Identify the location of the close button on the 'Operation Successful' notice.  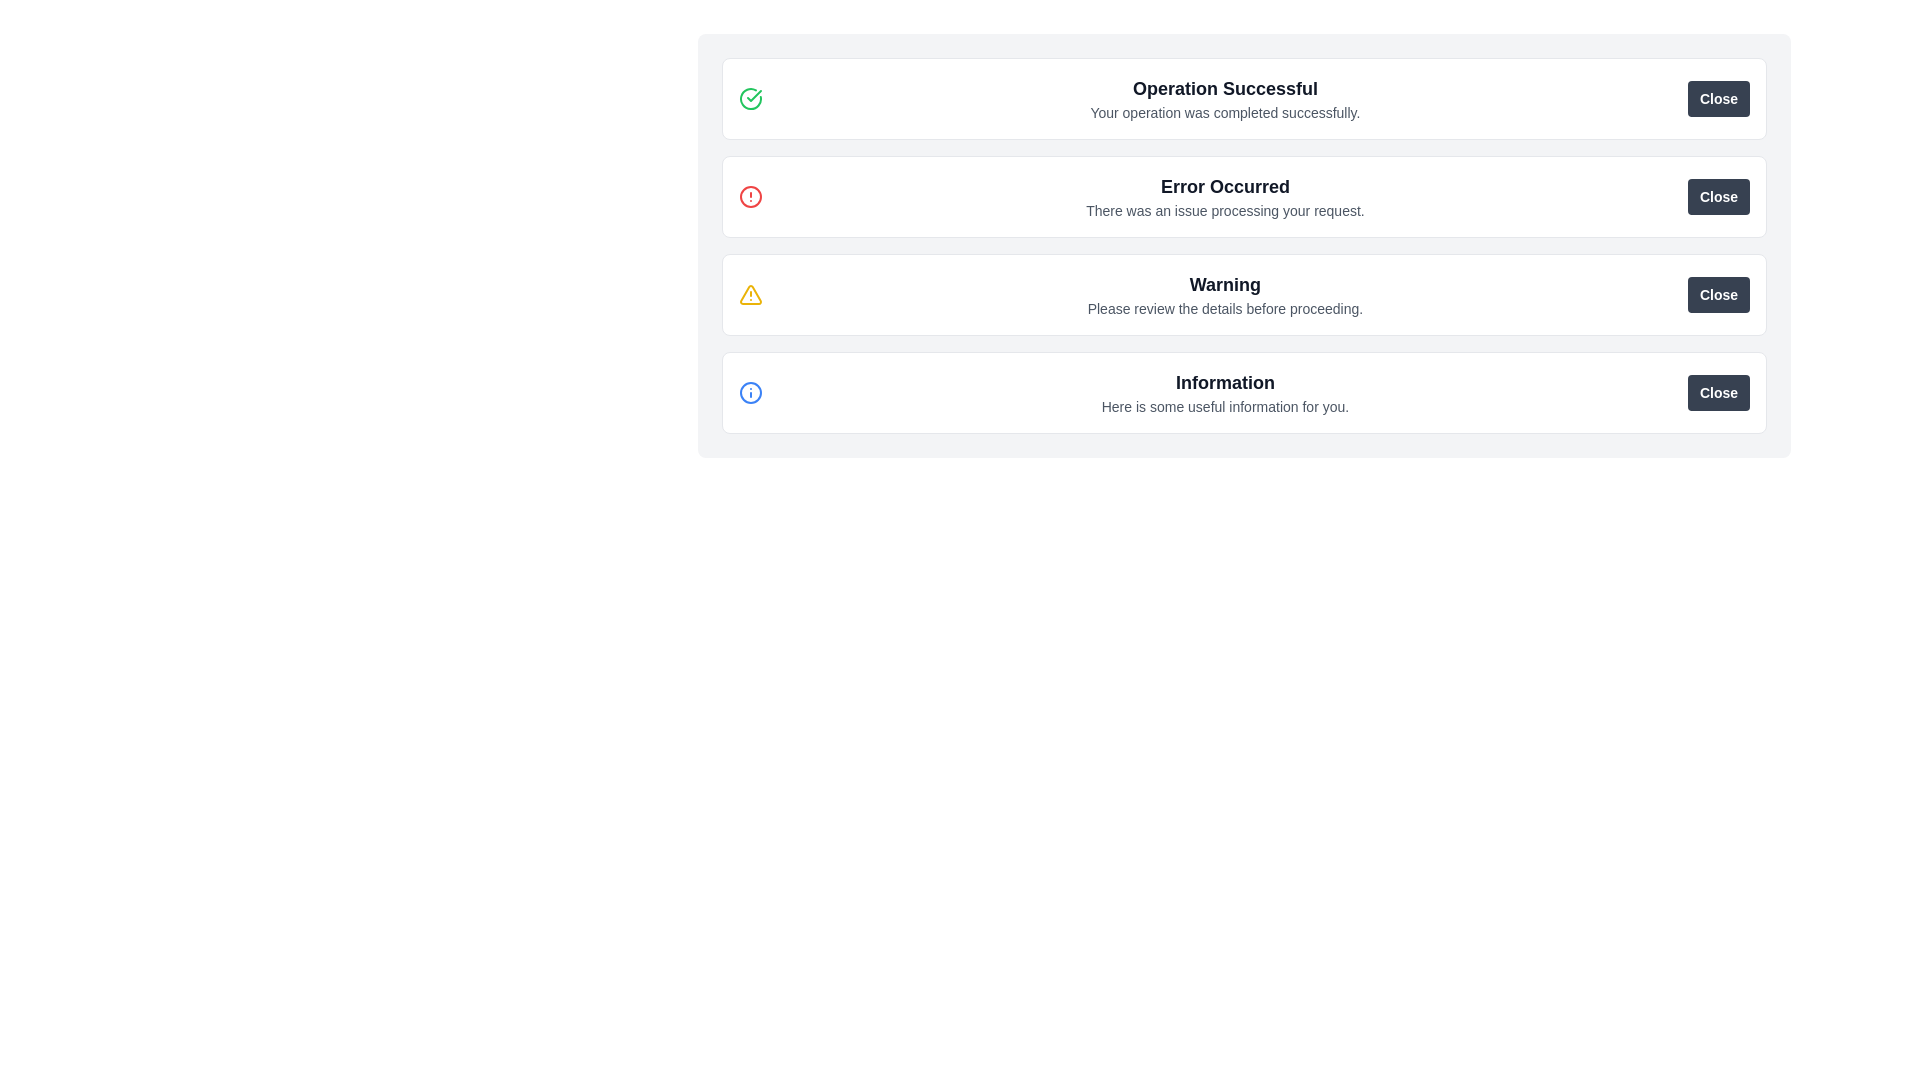
(1717, 99).